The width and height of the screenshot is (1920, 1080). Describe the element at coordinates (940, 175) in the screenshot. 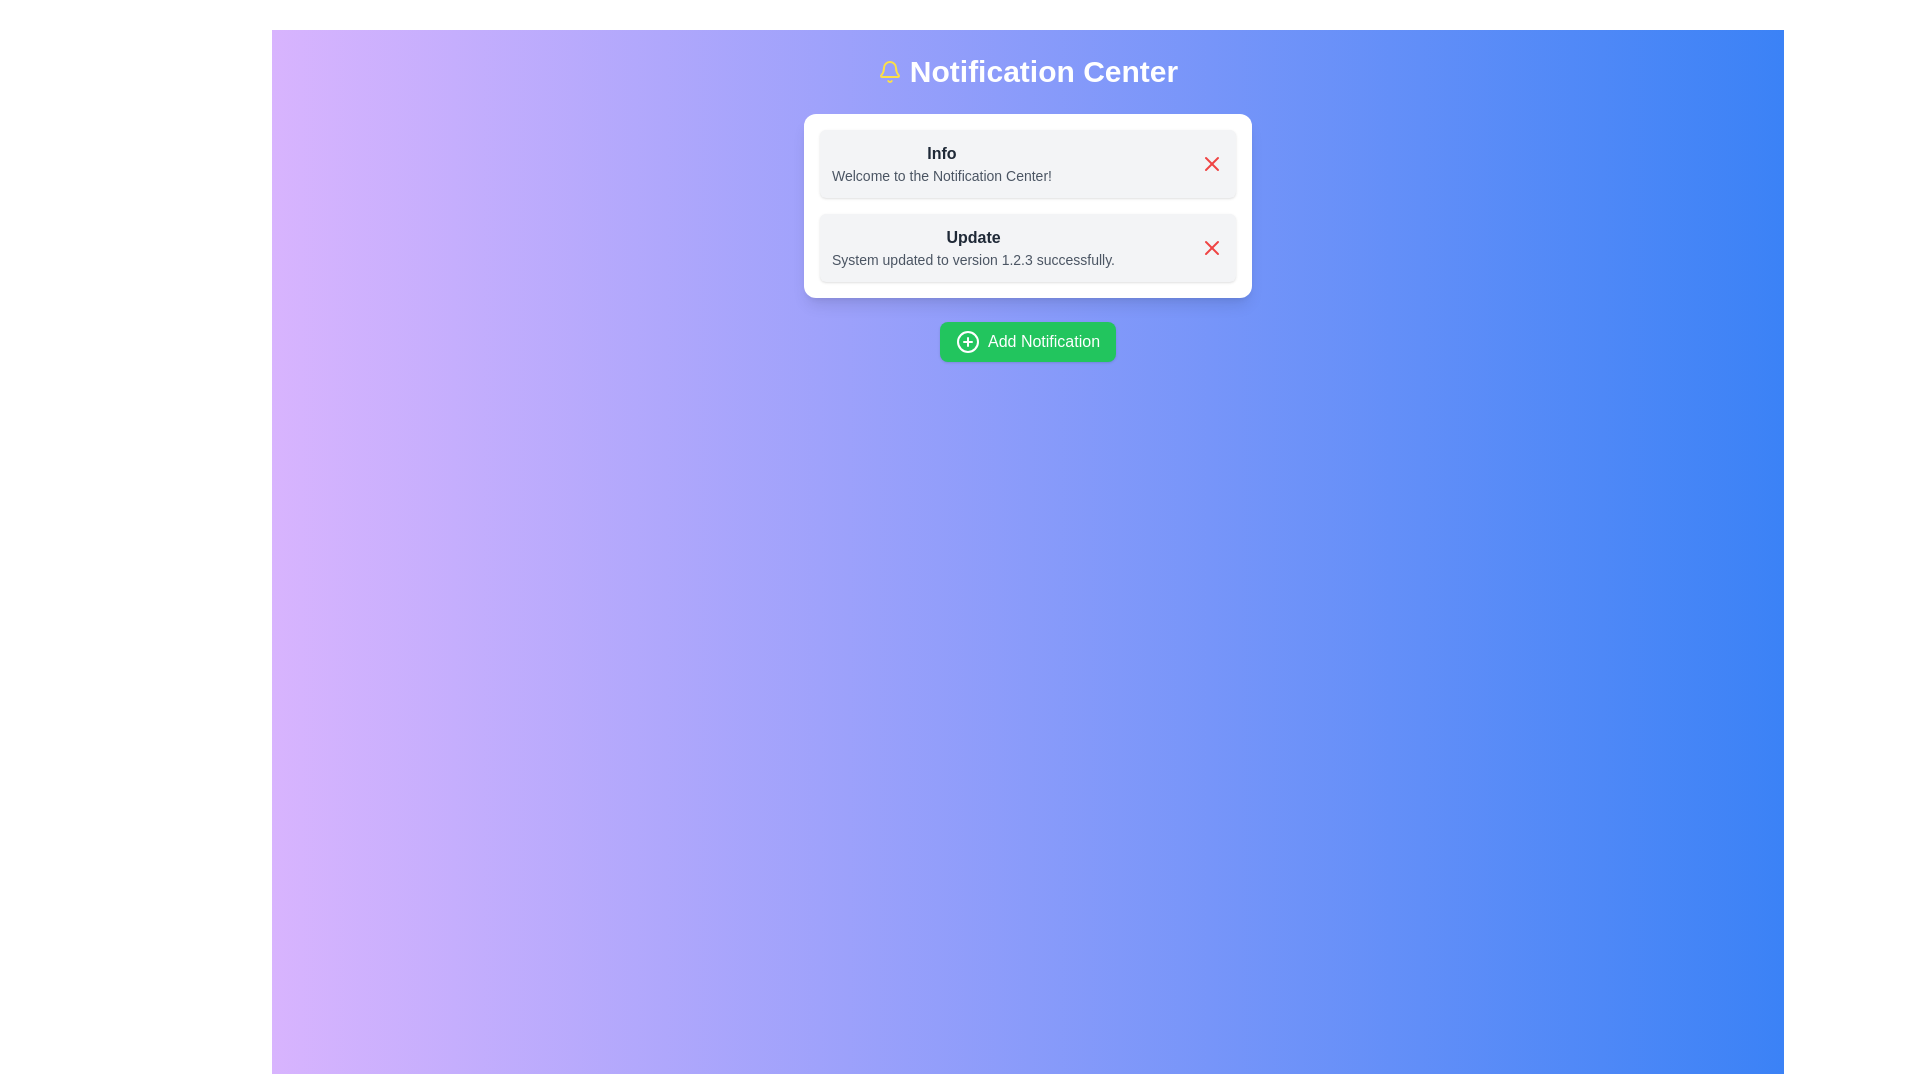

I see `the text element that reads 'Welcome to the Notification Center!', which is styled with a small font size and gray color, located below the 'Info' heading within a notification card` at that location.